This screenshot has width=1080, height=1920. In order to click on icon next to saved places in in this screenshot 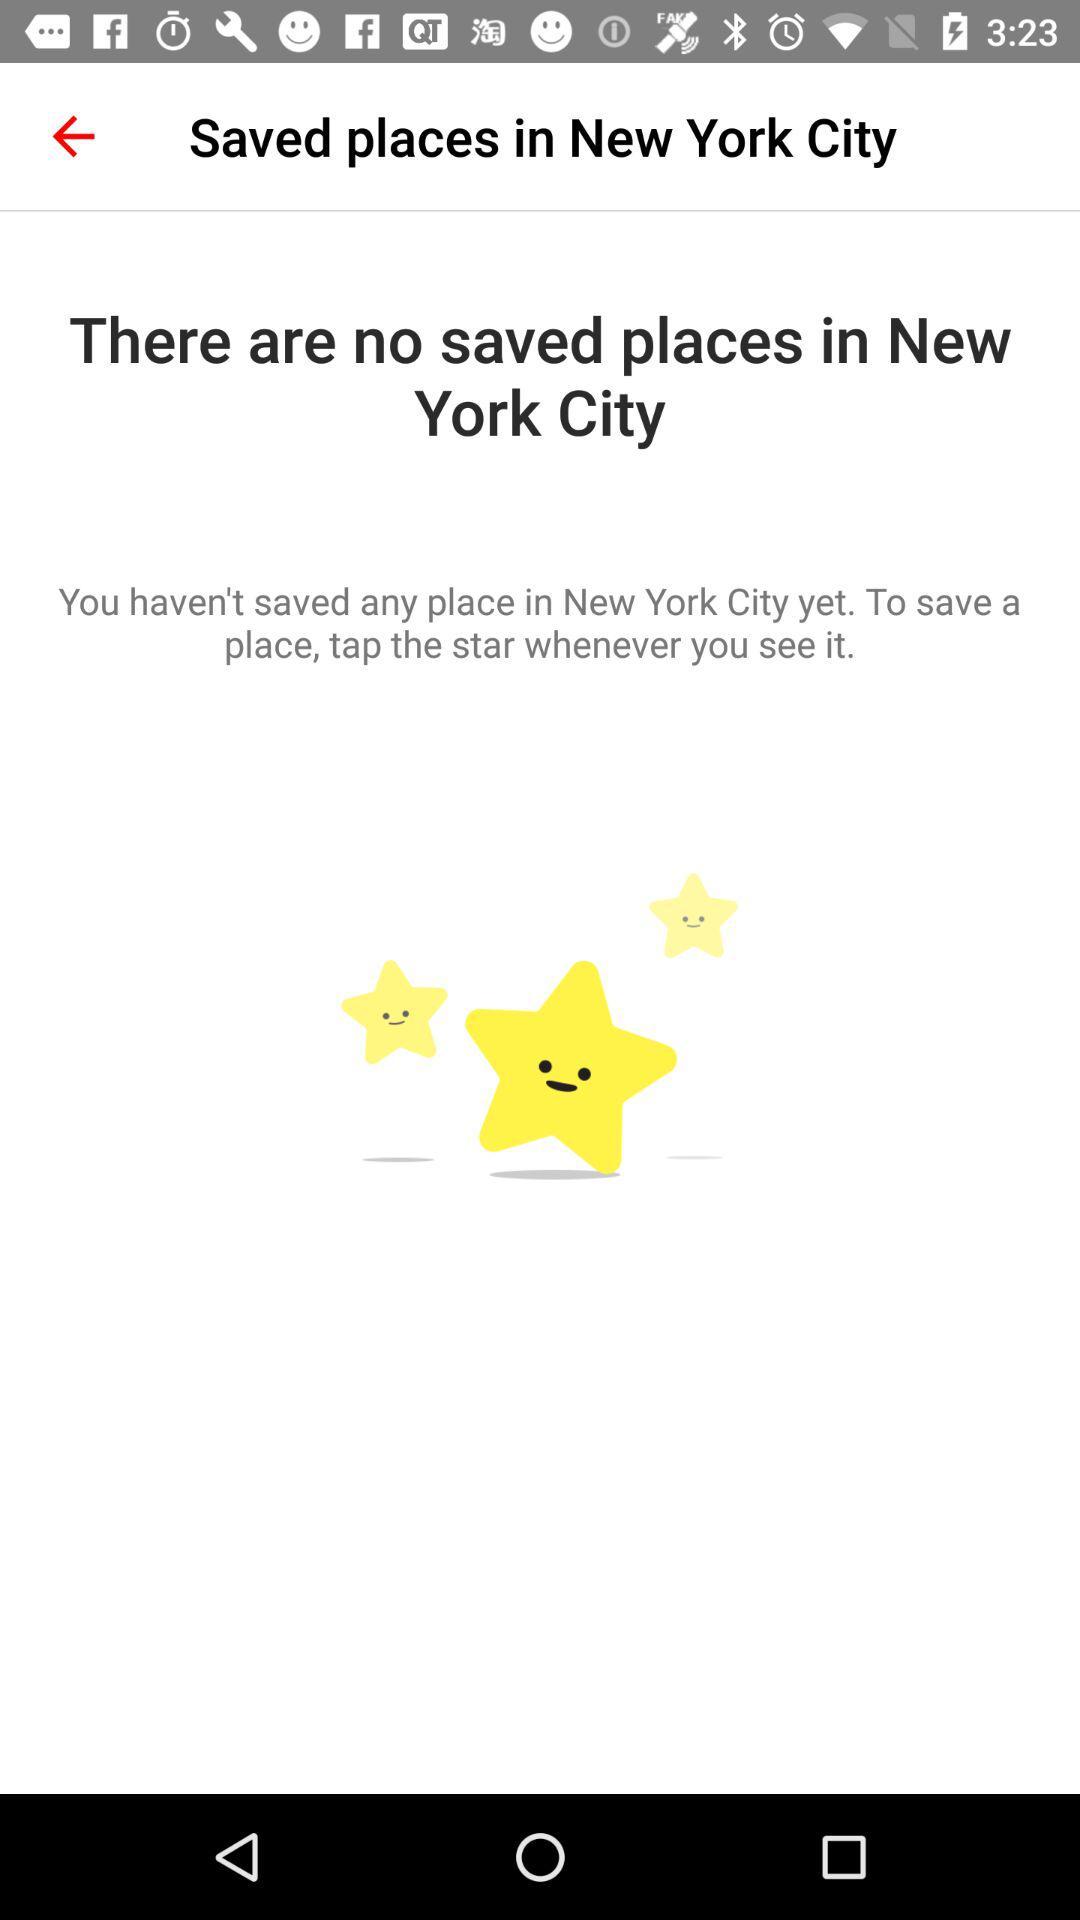, I will do `click(72, 135)`.